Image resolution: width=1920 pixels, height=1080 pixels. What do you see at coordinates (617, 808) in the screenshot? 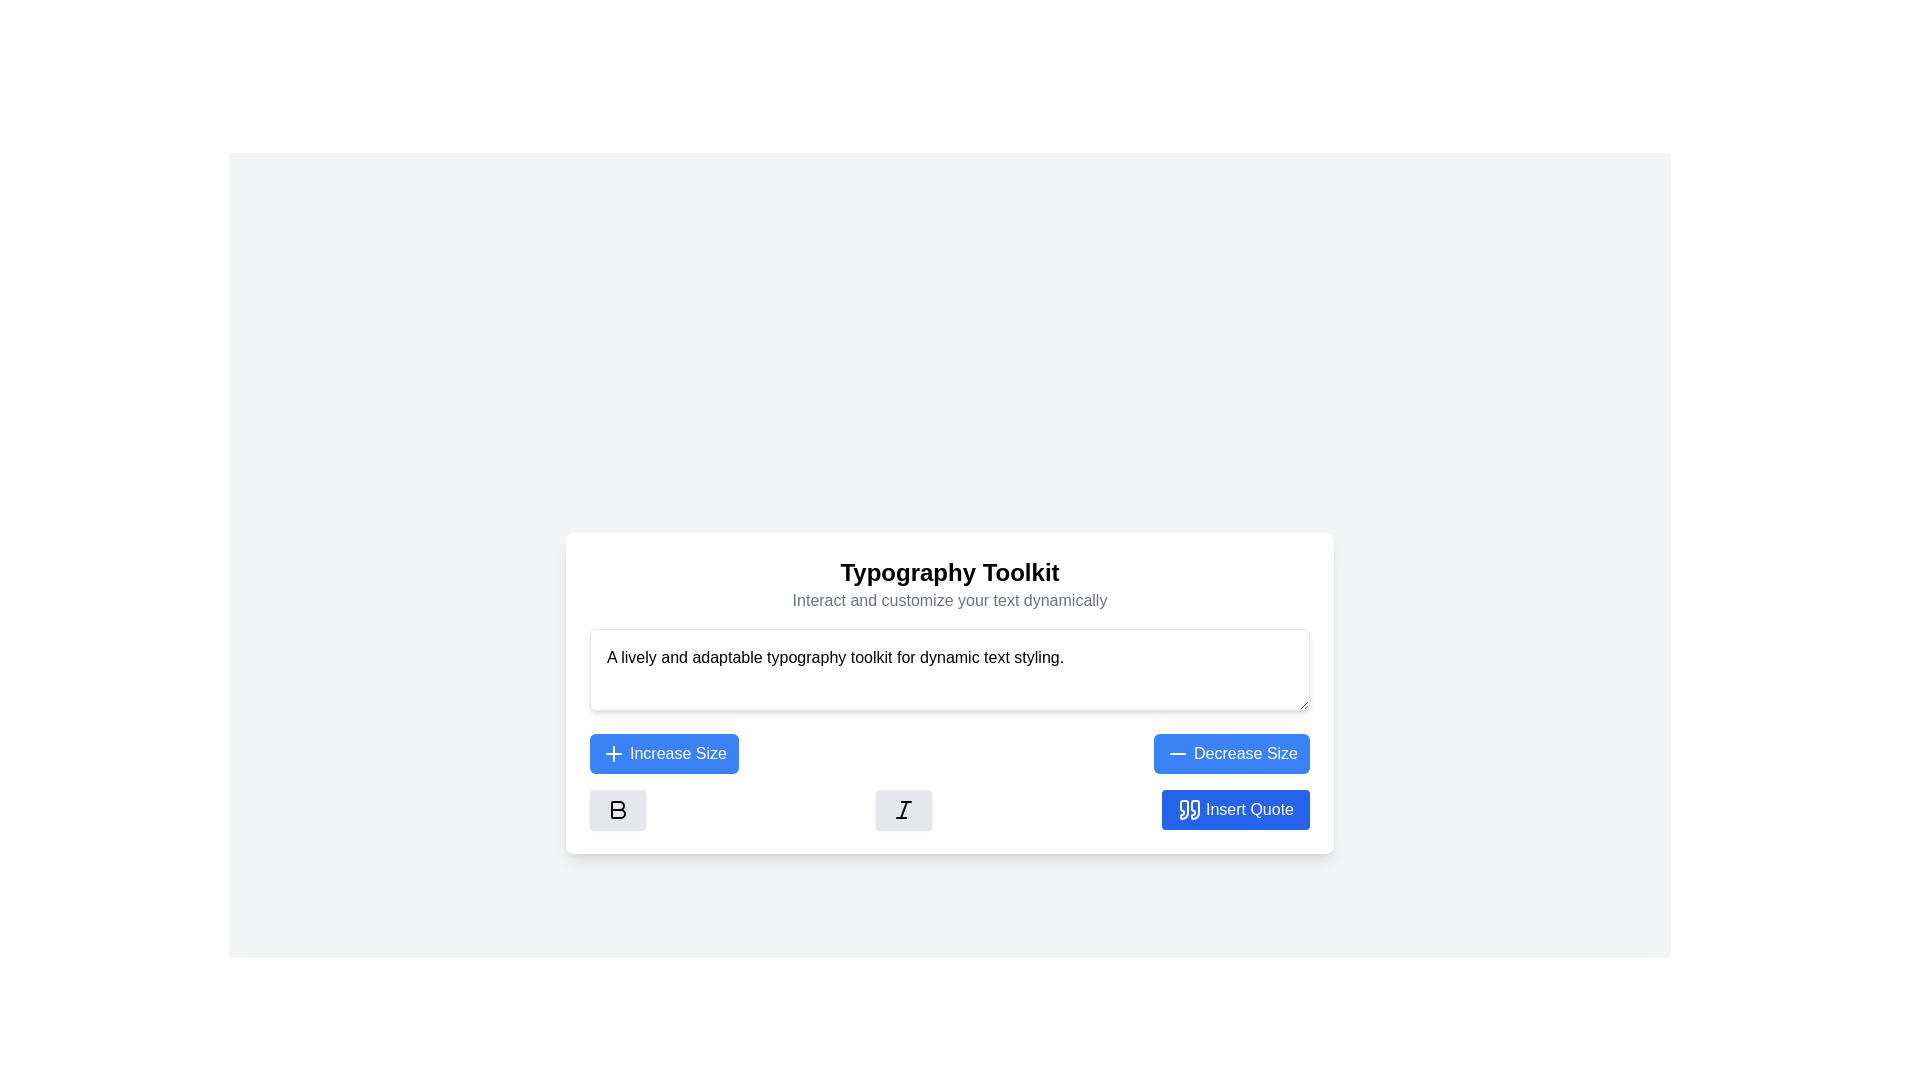
I see `the button located to the left of the italic-style button` at bounding box center [617, 808].